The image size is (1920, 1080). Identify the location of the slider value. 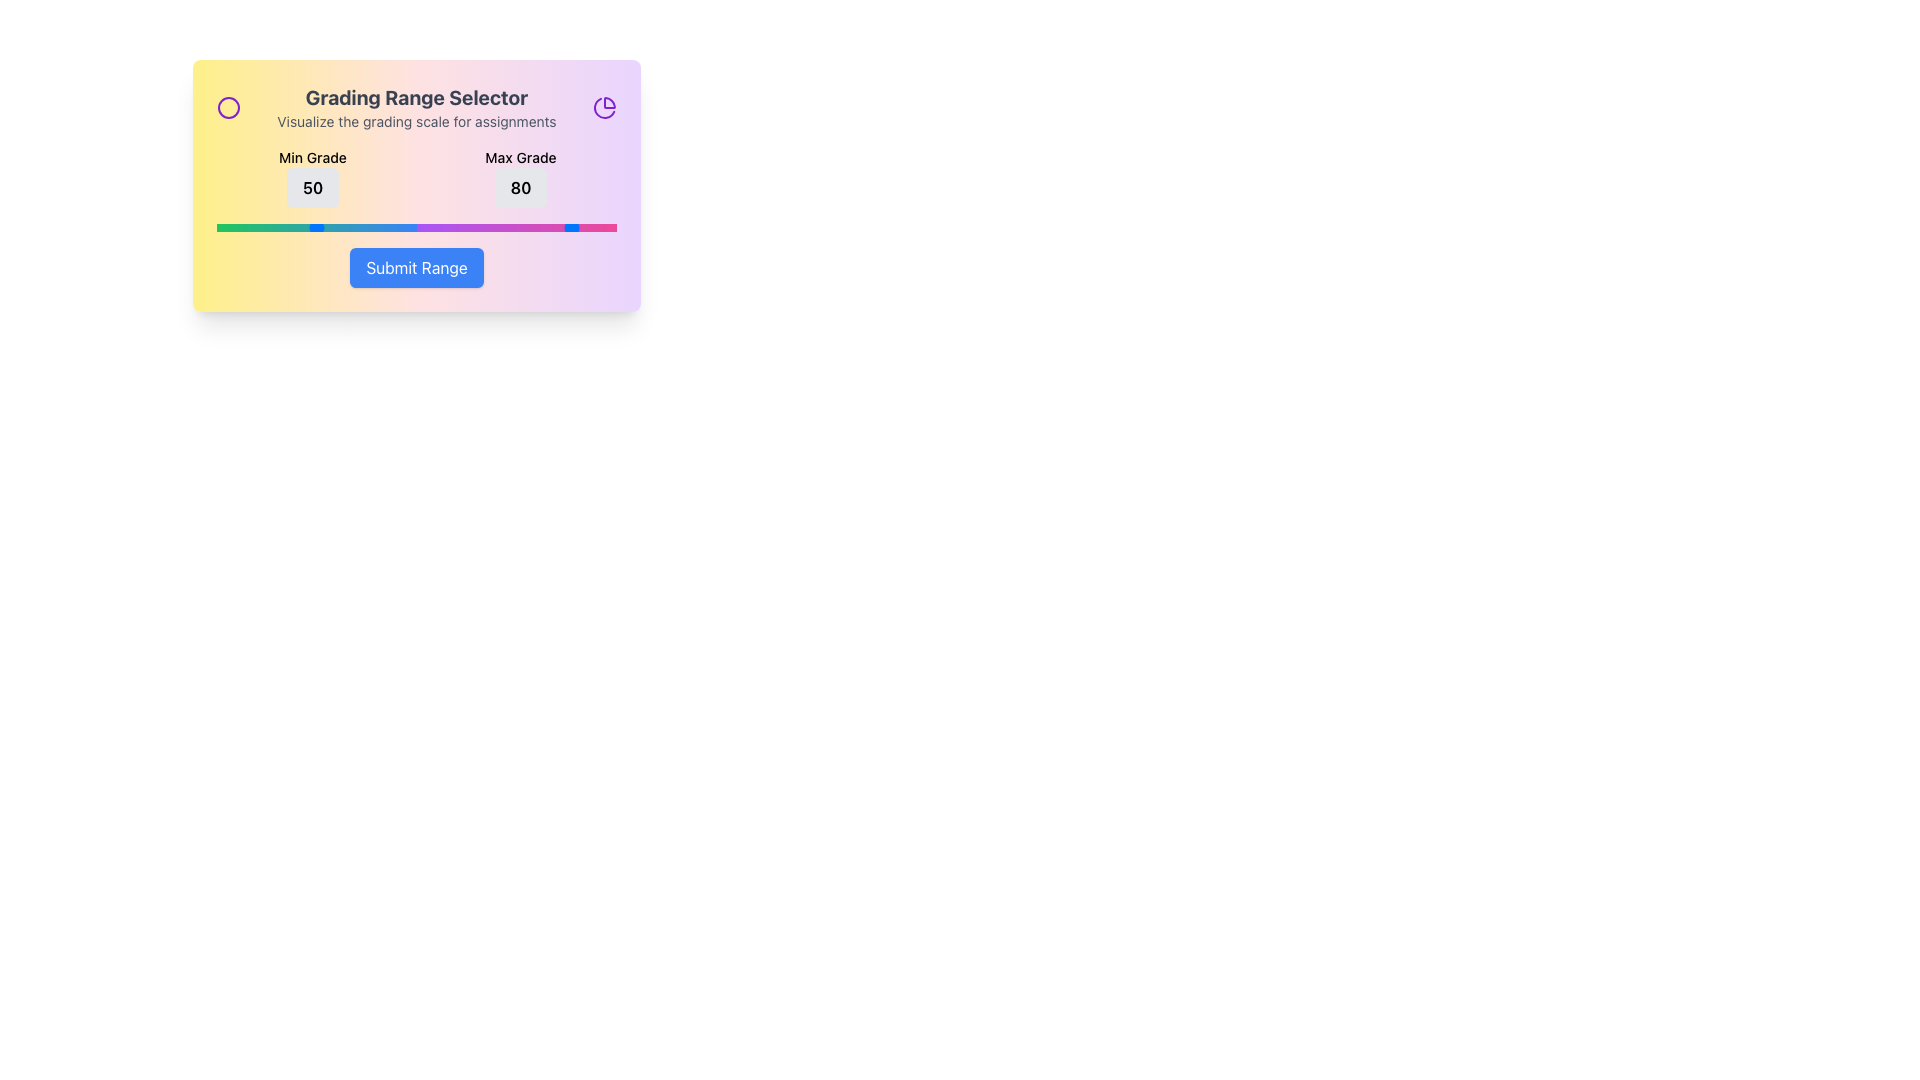
(602, 226).